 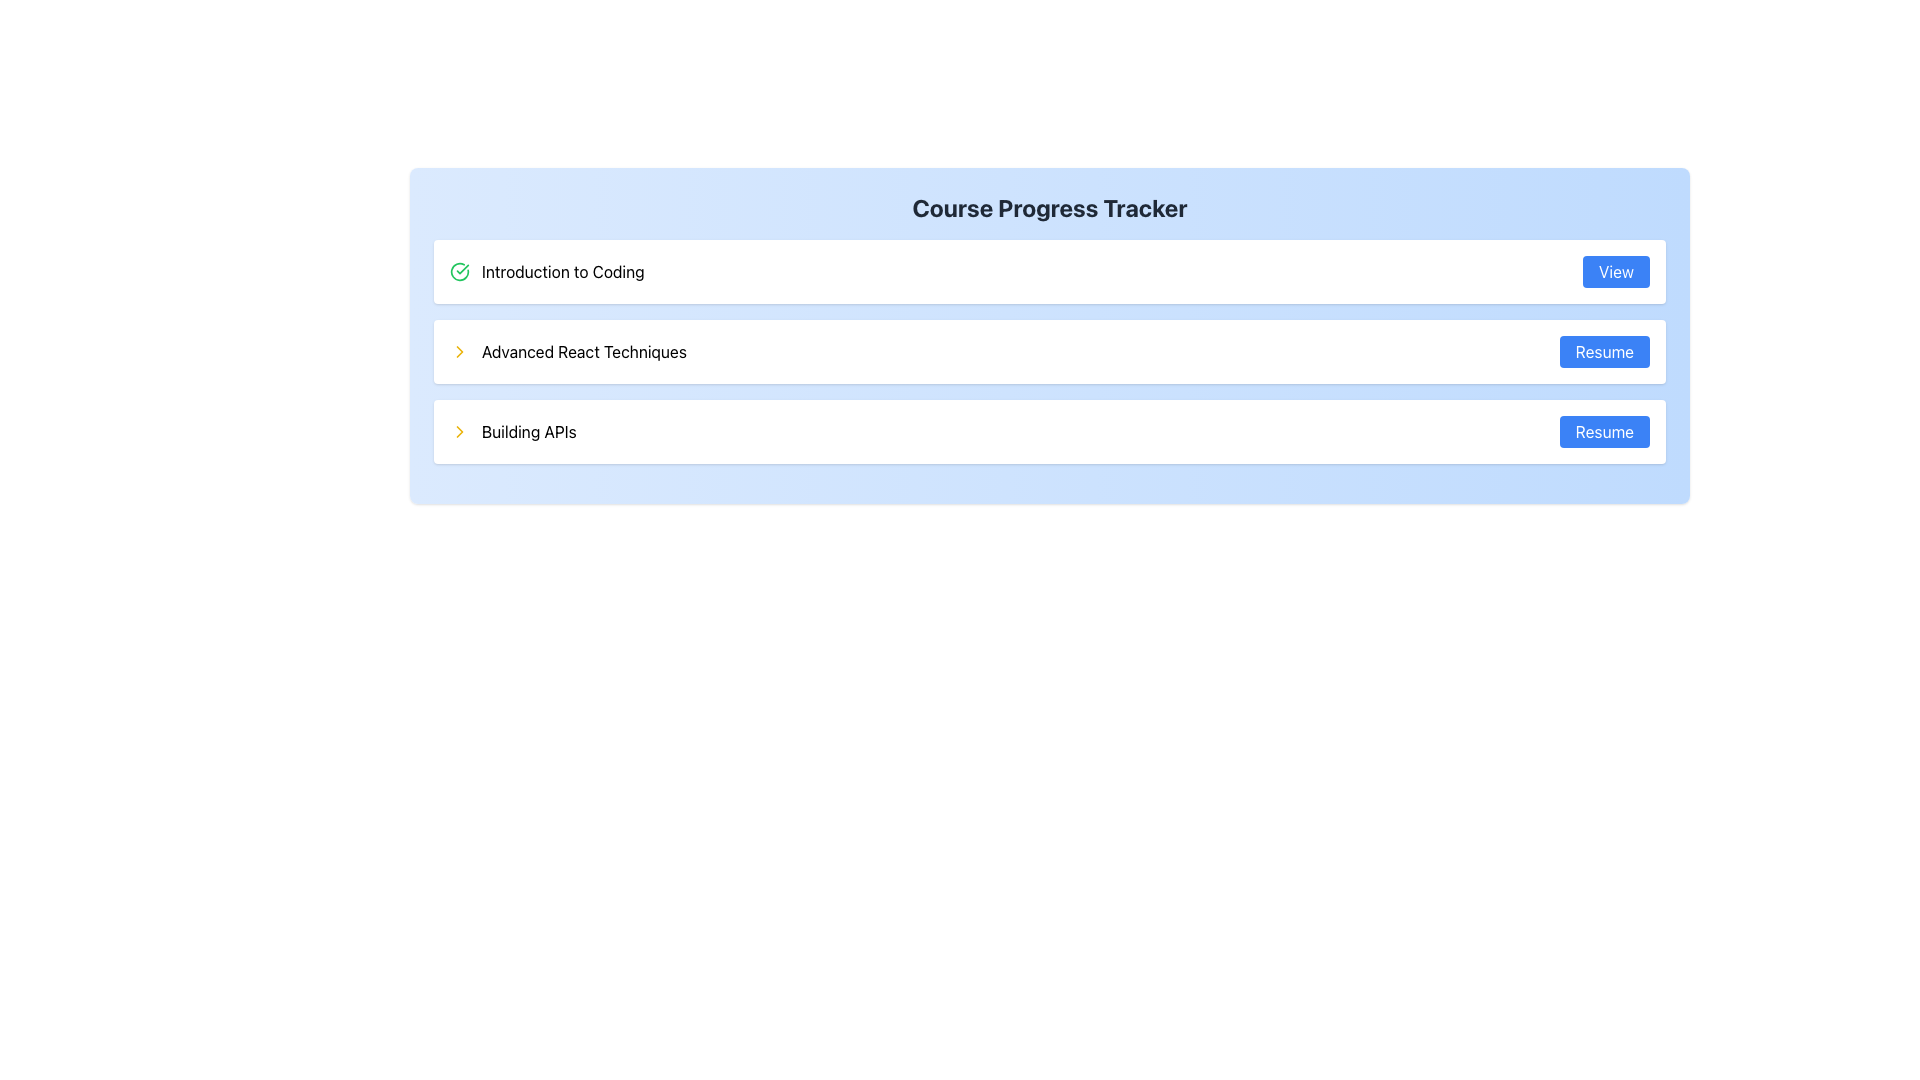 I want to click on the text label displaying 'Advanced React Techniques', which is located in the second row of a vertically stacked list, aligned to the left and preceded by an arrow icon, so click(x=583, y=350).